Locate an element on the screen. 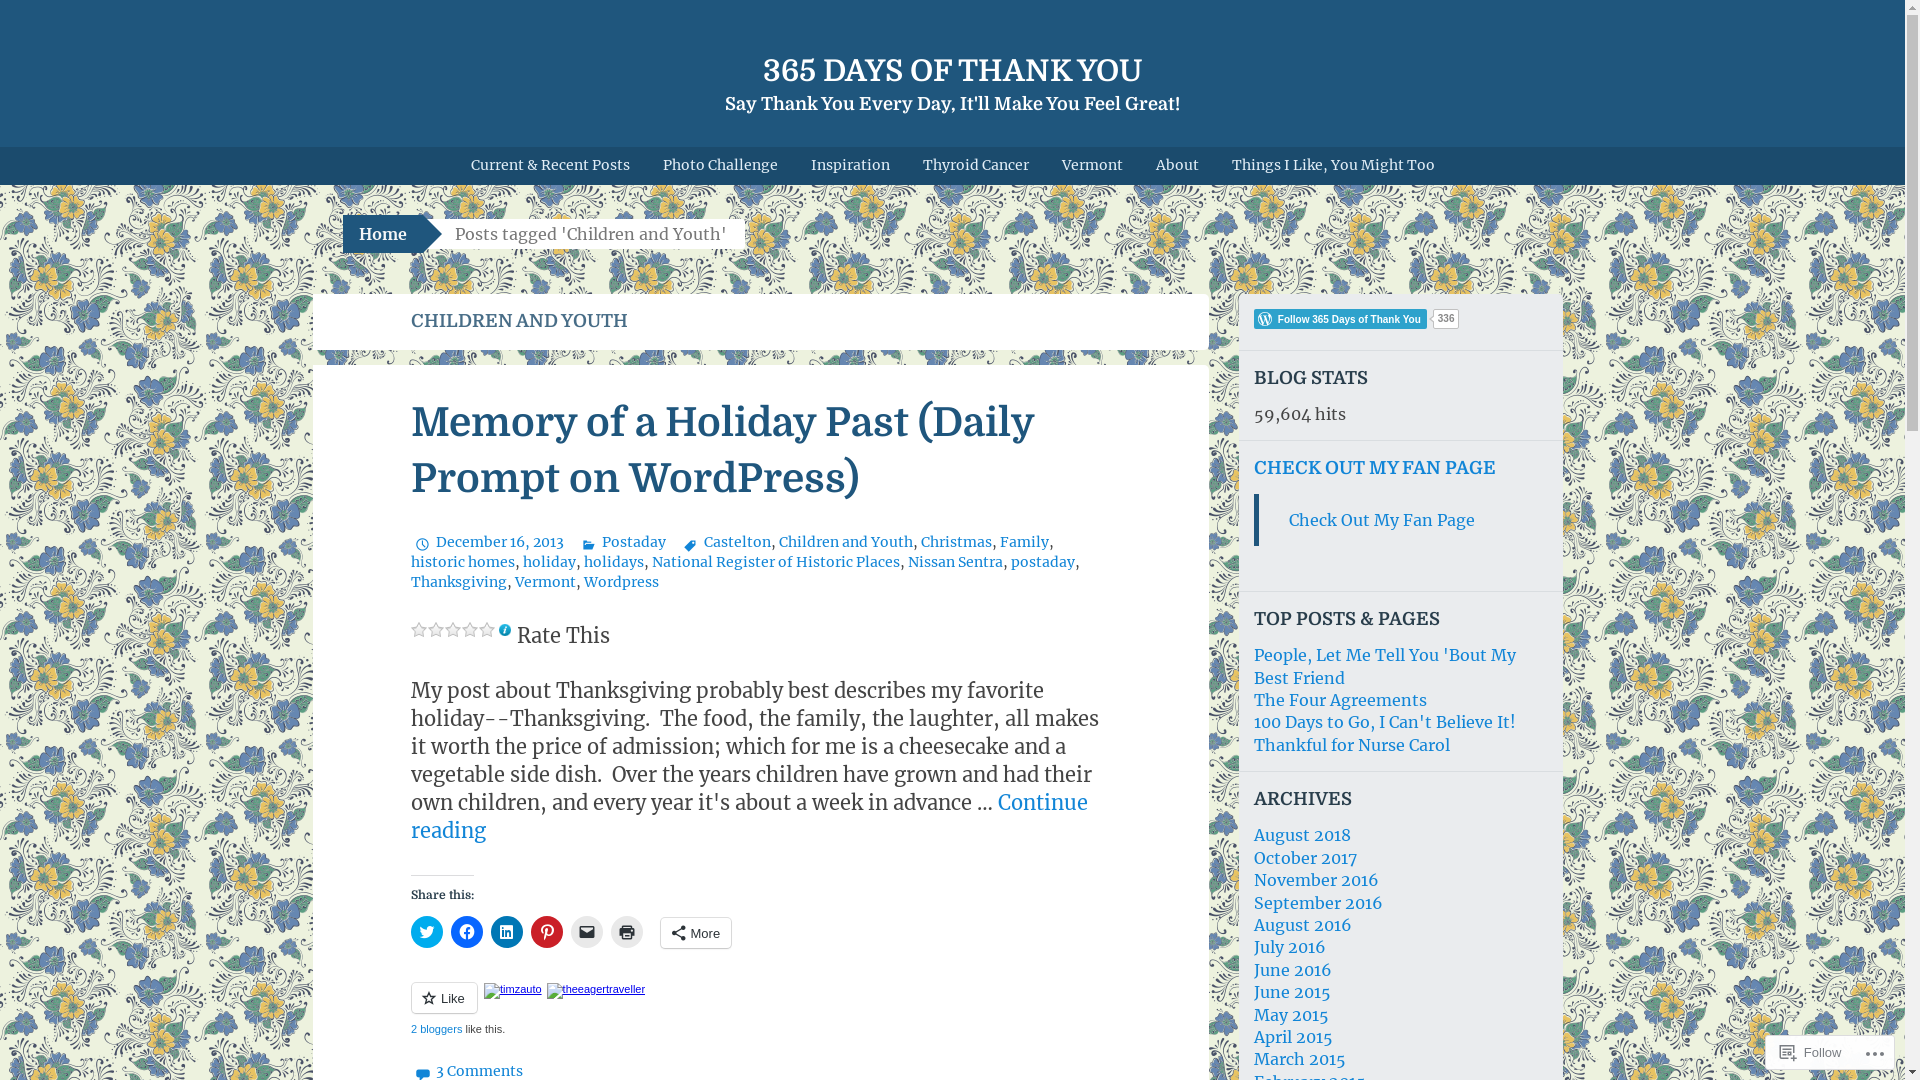  'Thyroid Cancer' is located at coordinates (975, 164).